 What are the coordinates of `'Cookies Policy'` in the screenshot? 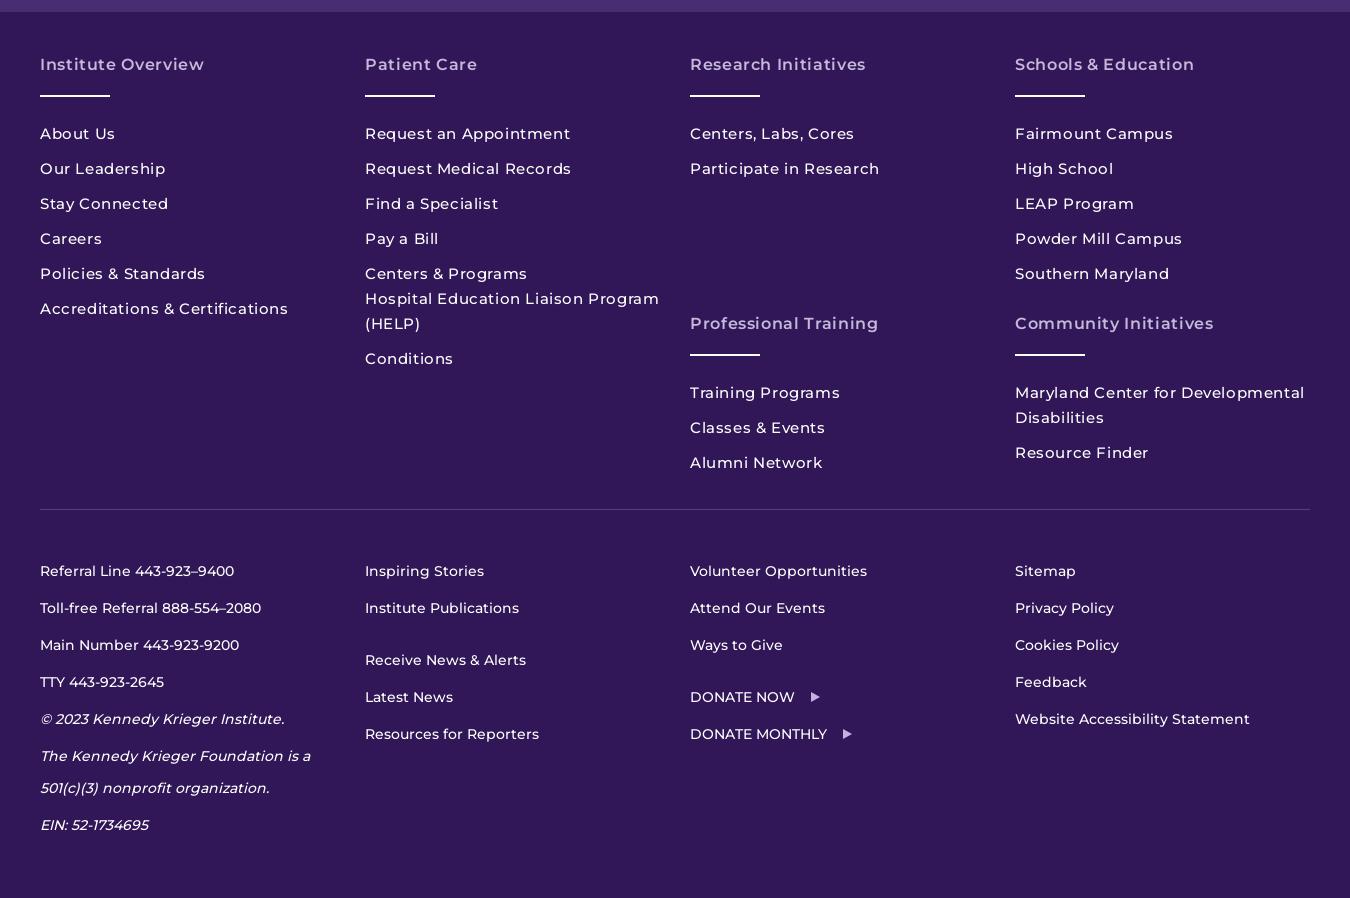 It's located at (1067, 644).